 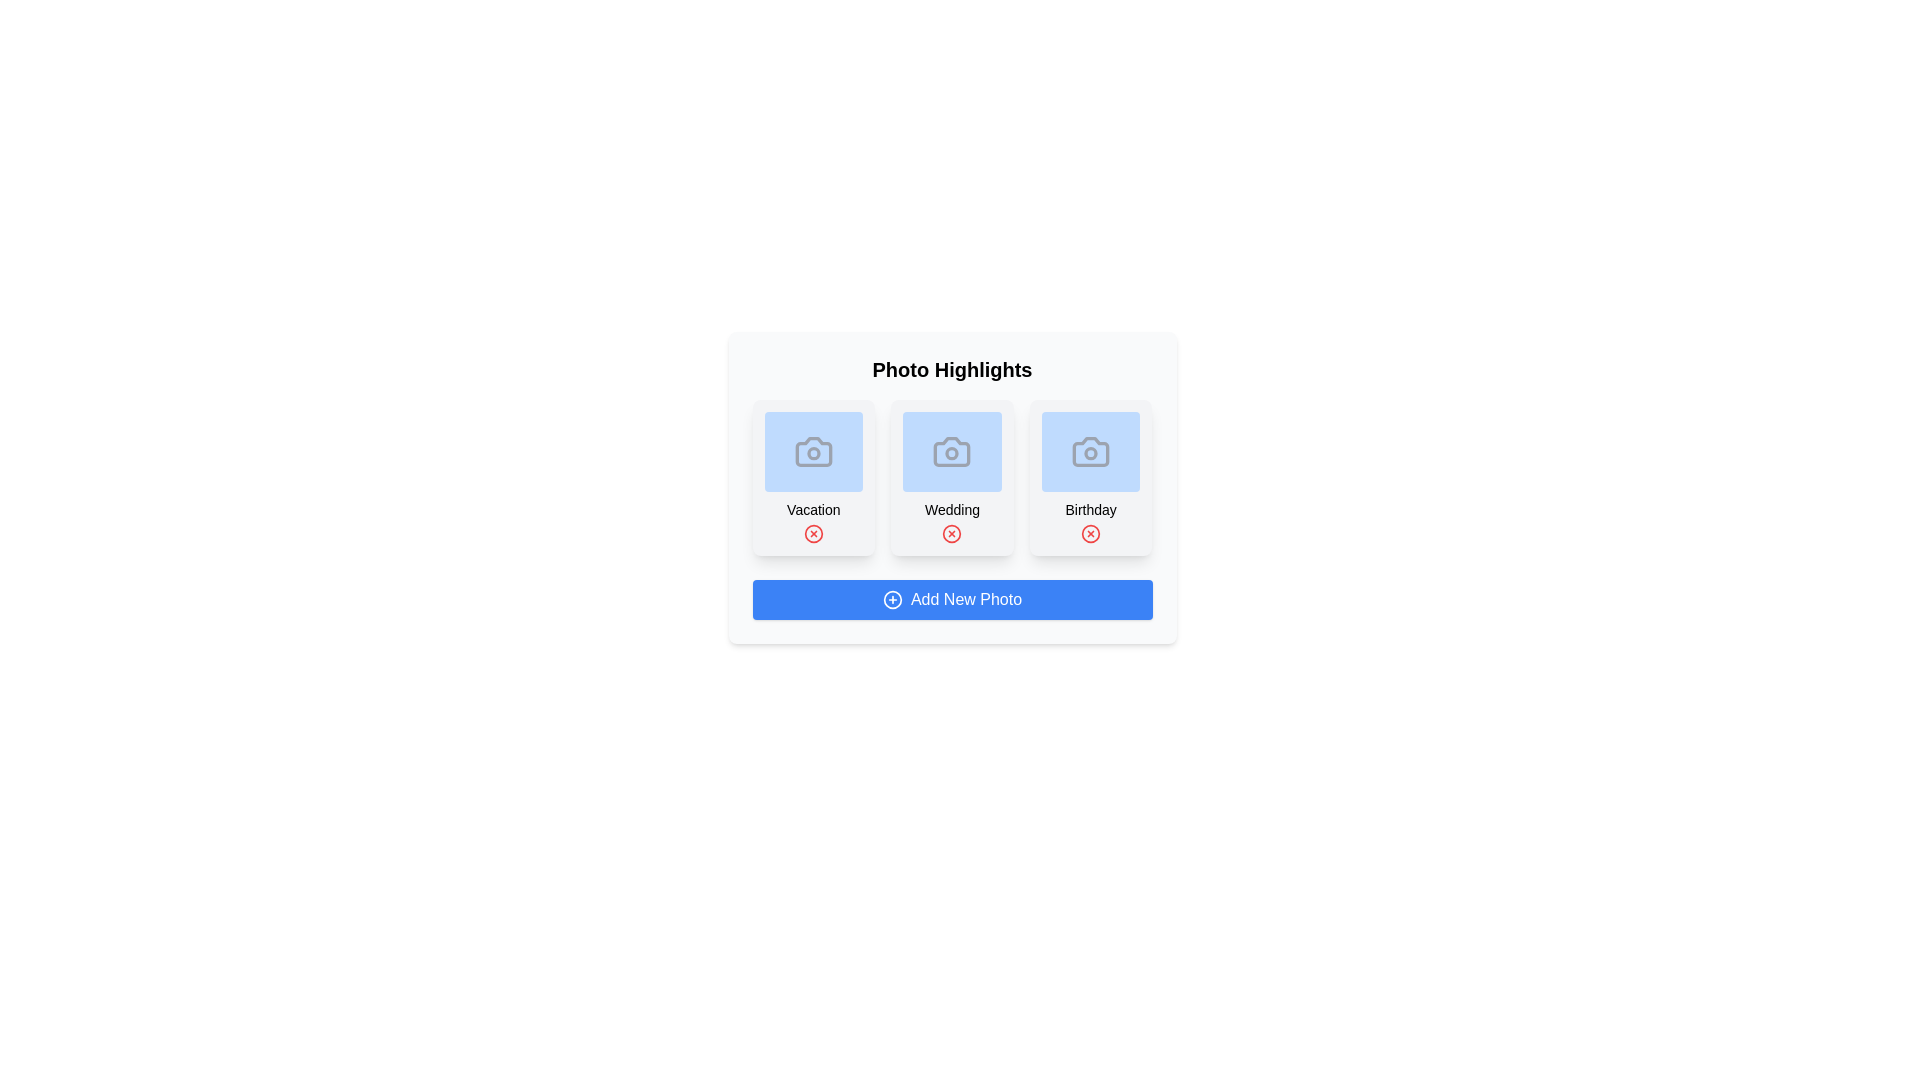 What do you see at coordinates (813, 532) in the screenshot?
I see `the delete button for the photo labeled Vacation` at bounding box center [813, 532].